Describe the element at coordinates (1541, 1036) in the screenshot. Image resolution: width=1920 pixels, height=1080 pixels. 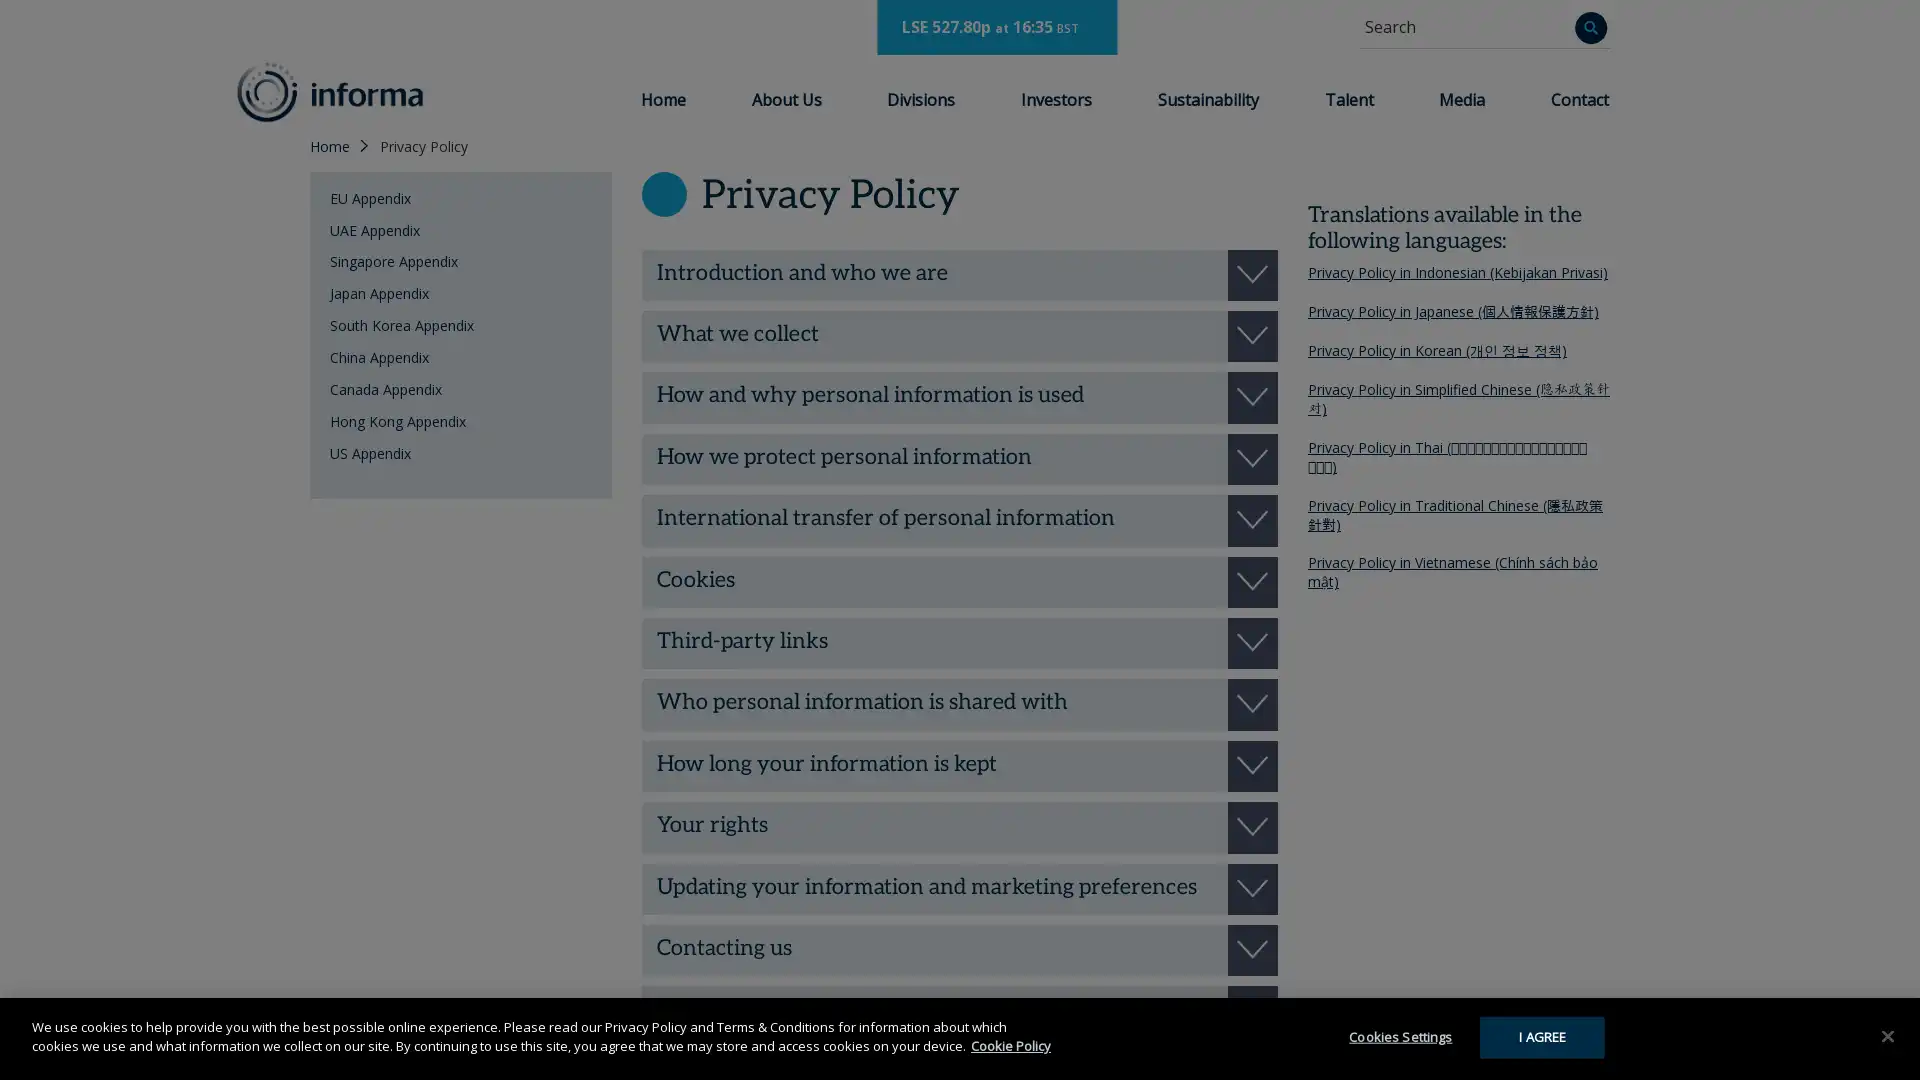
I see `I AGREE` at that location.